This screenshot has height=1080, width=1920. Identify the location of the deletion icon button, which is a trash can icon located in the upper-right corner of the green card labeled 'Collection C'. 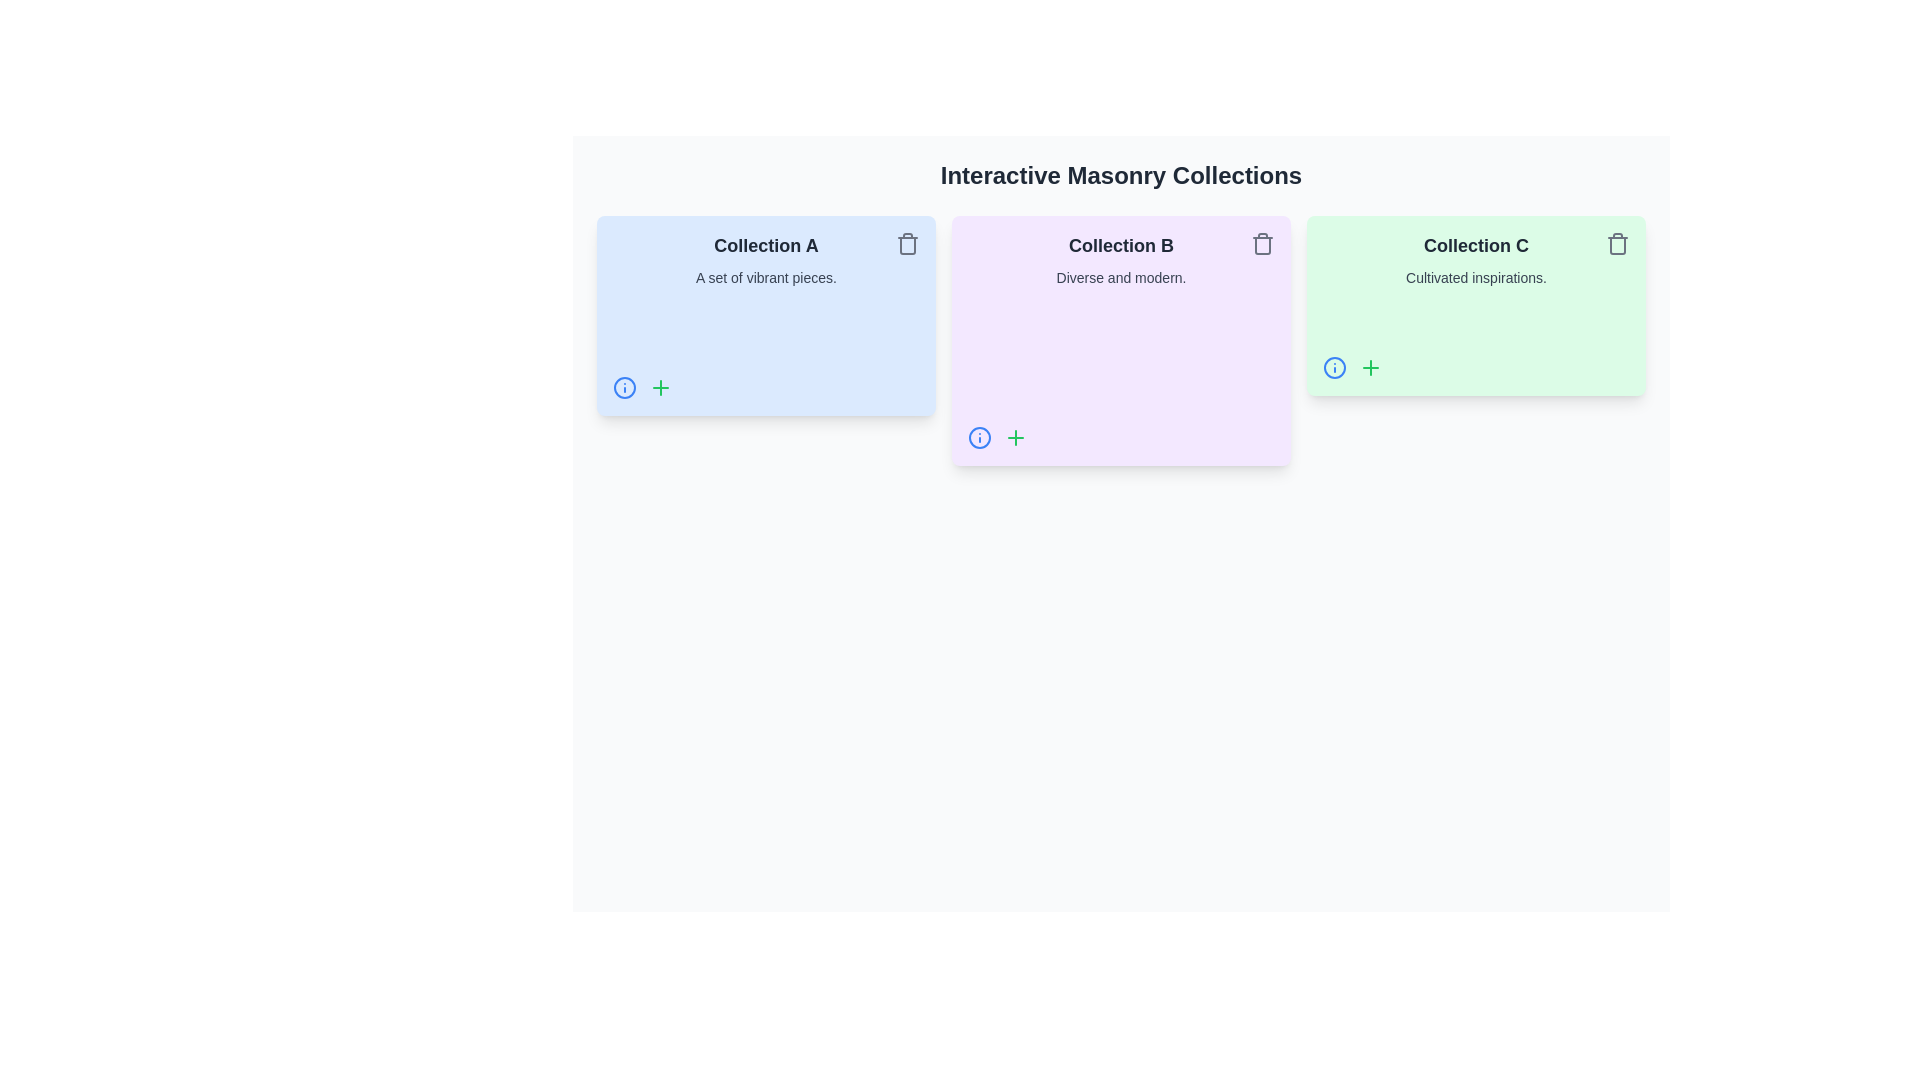
(1617, 245).